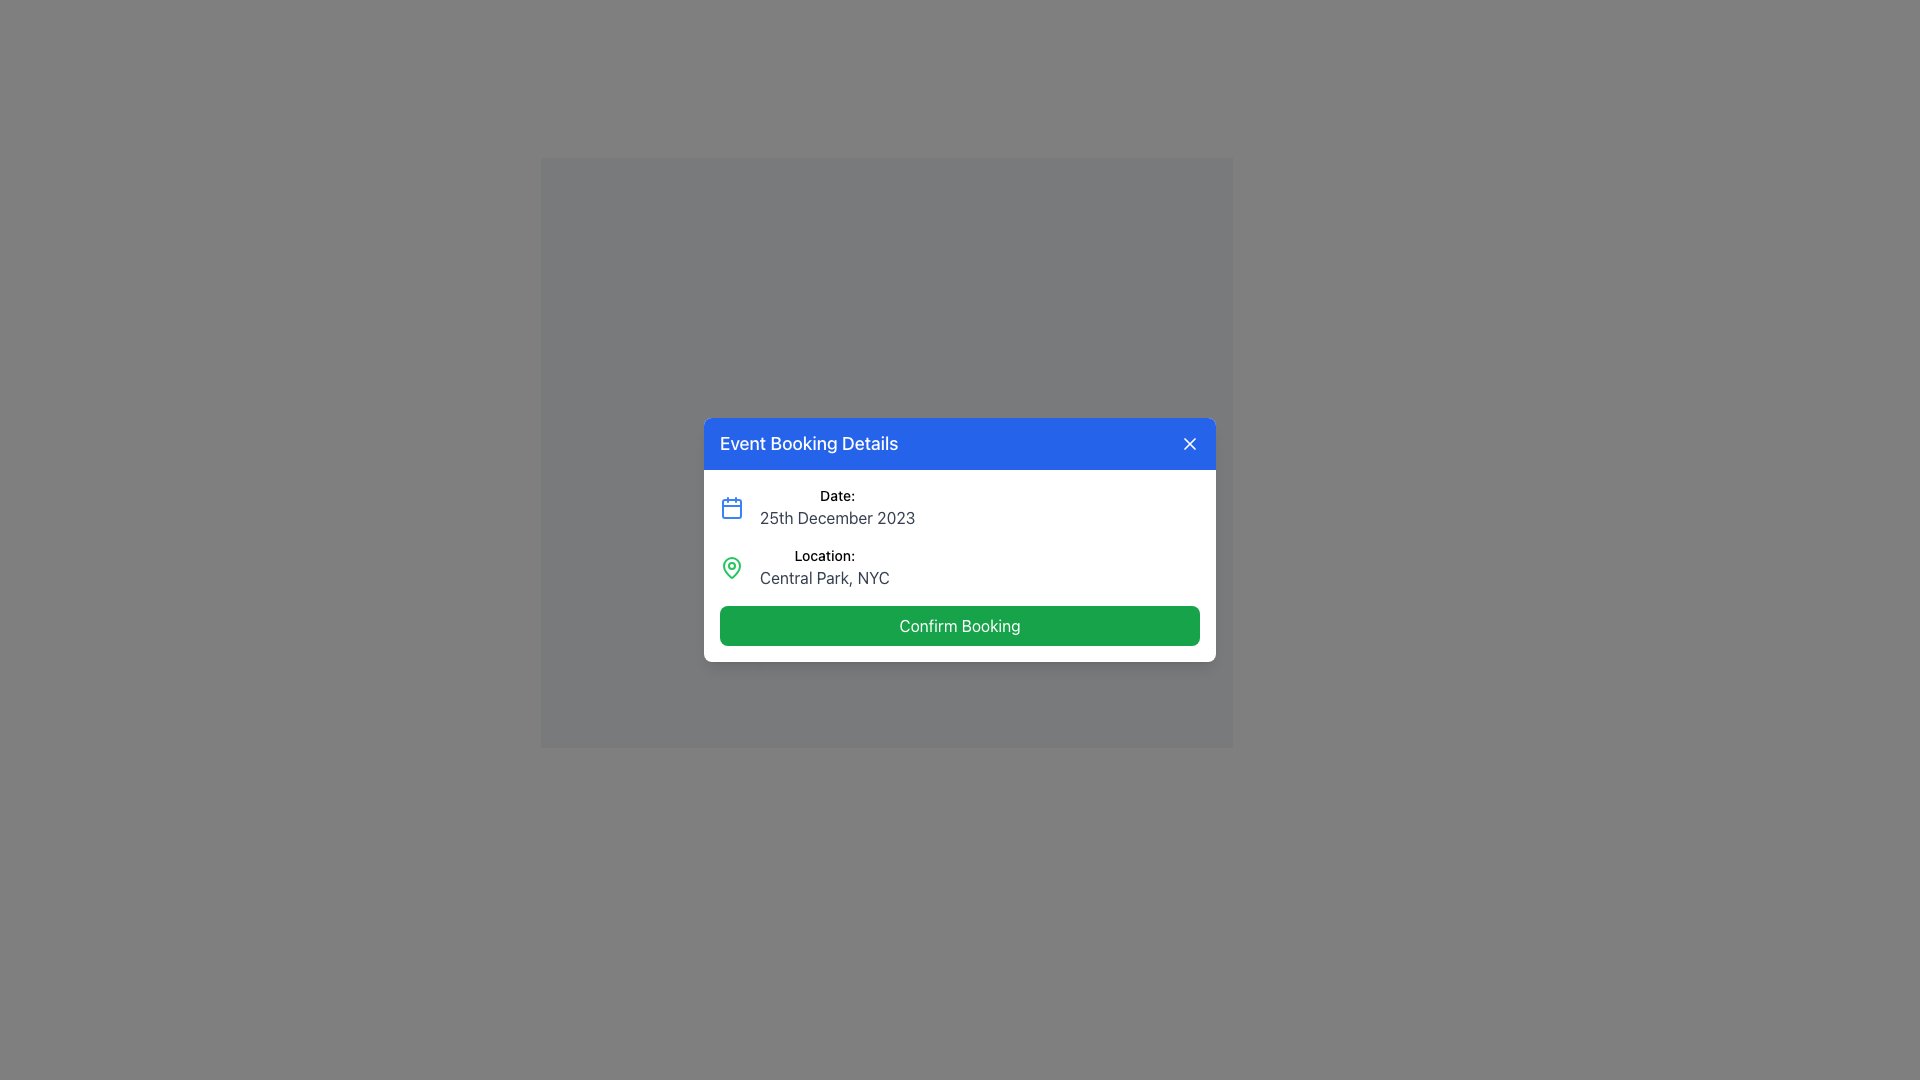  I want to click on the small red-colored button with a white 'X' icon located in the top-right corner of the 'Event Booking Details' modal, so click(1190, 442).